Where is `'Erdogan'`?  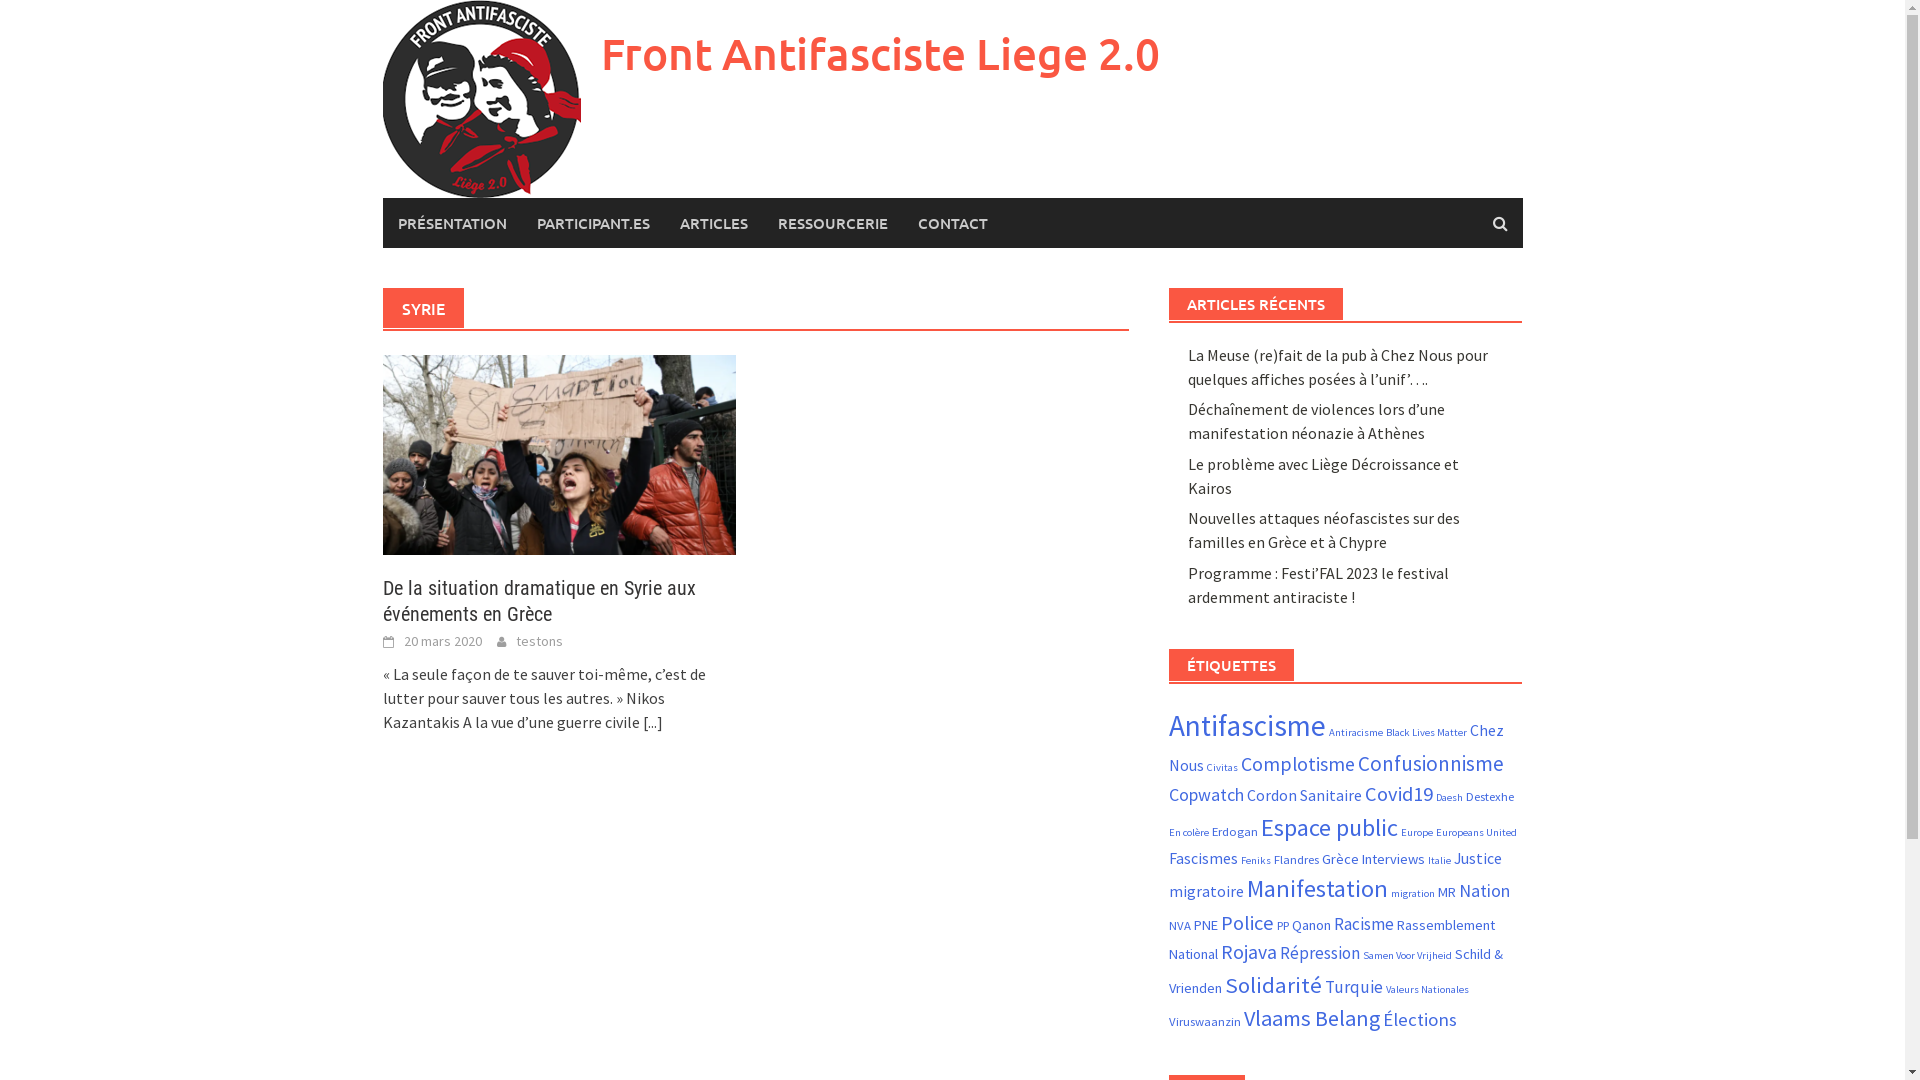 'Erdogan' is located at coordinates (1233, 830).